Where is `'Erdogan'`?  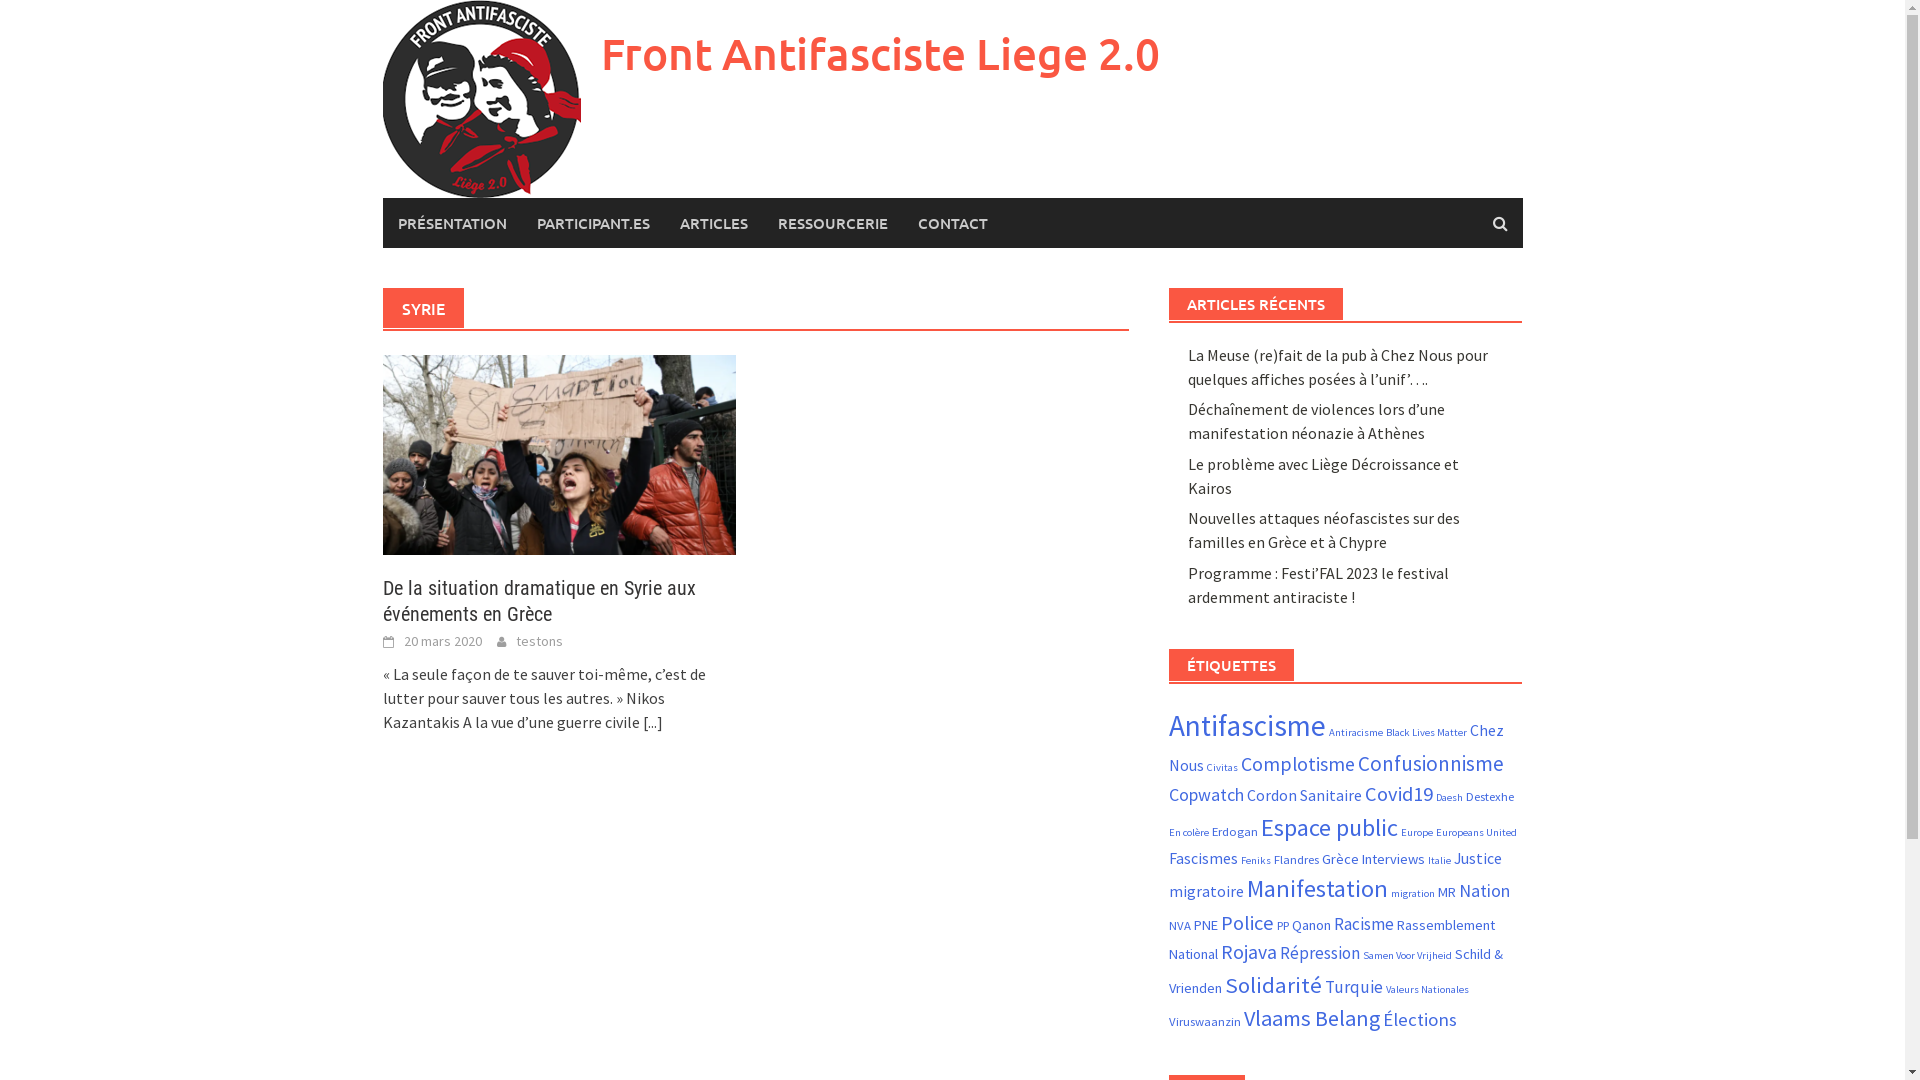 'Erdogan' is located at coordinates (1233, 830).